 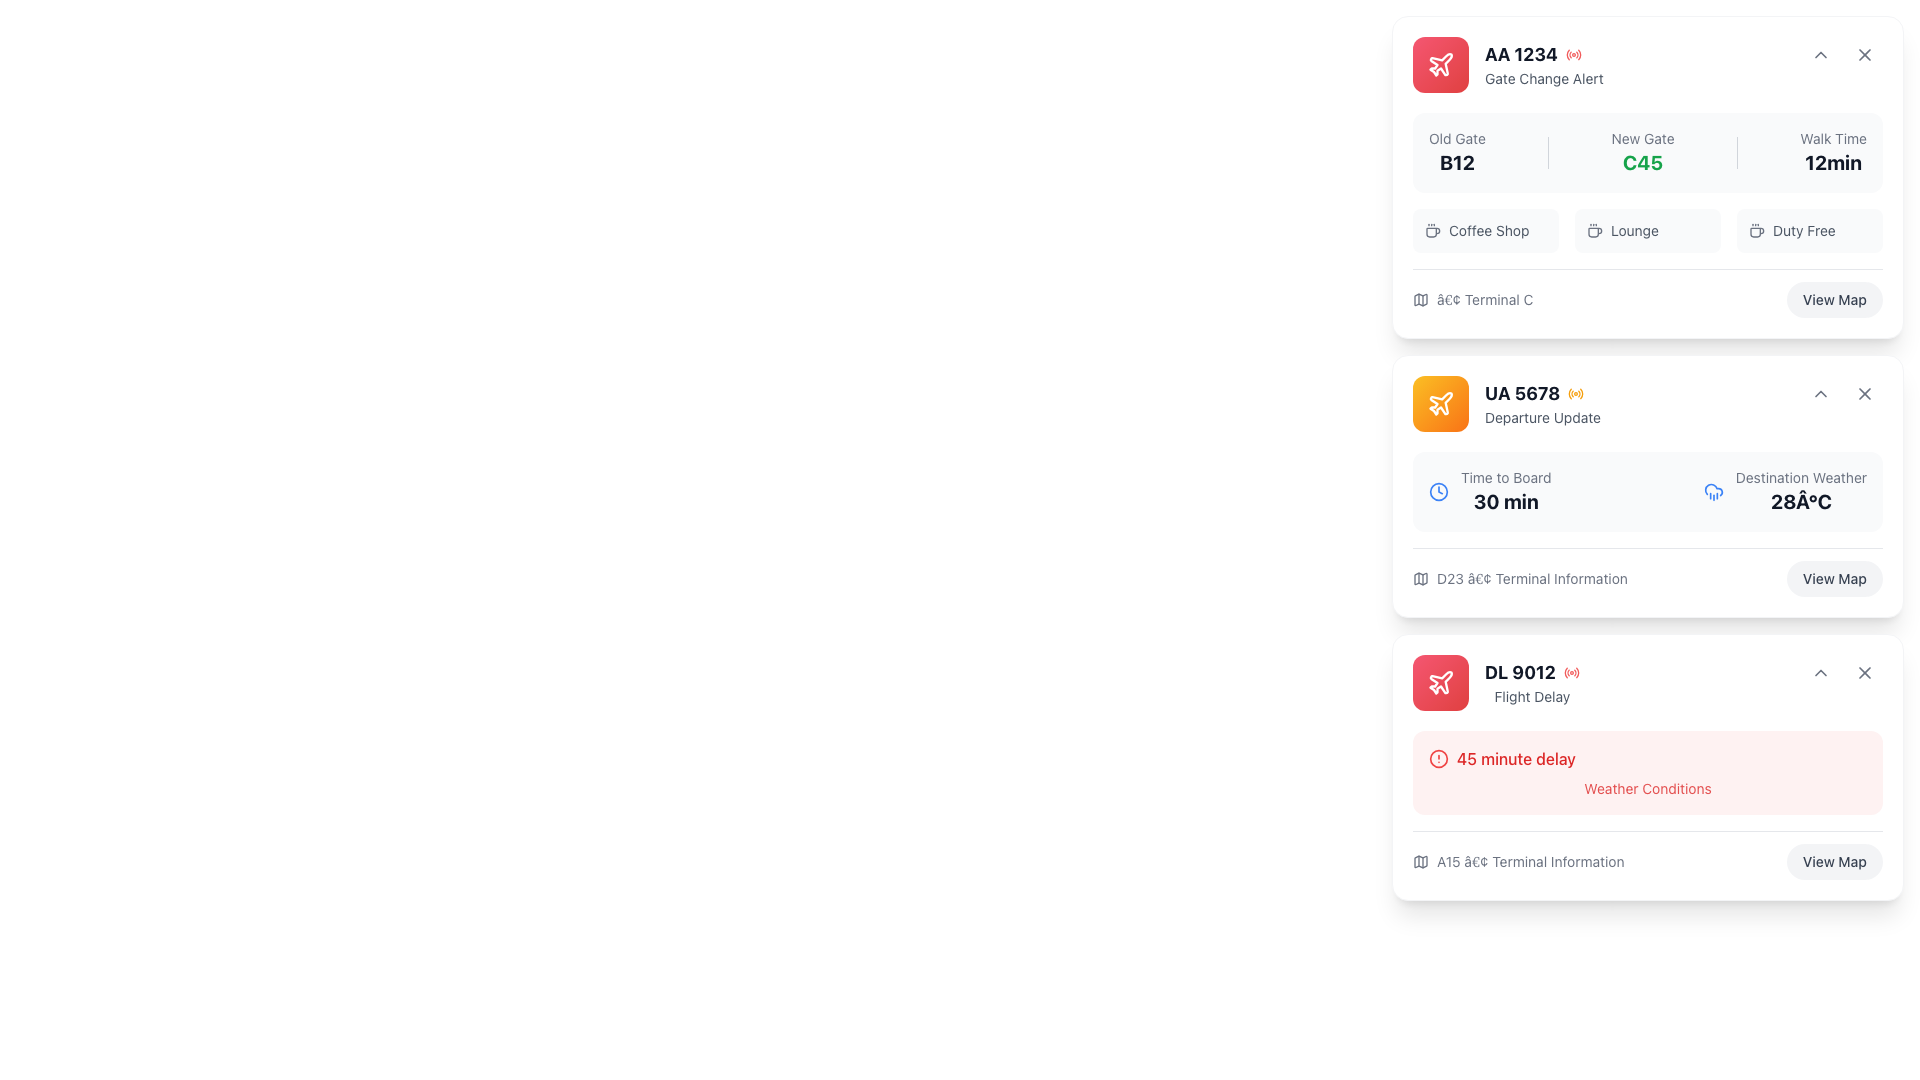 What do you see at coordinates (1473, 300) in the screenshot?
I see `terminal information displayed in the Text Label with Icon for 'Terminal C', located near the bottom-left of the 'AA 1234 Gate Change Alert' card` at bounding box center [1473, 300].